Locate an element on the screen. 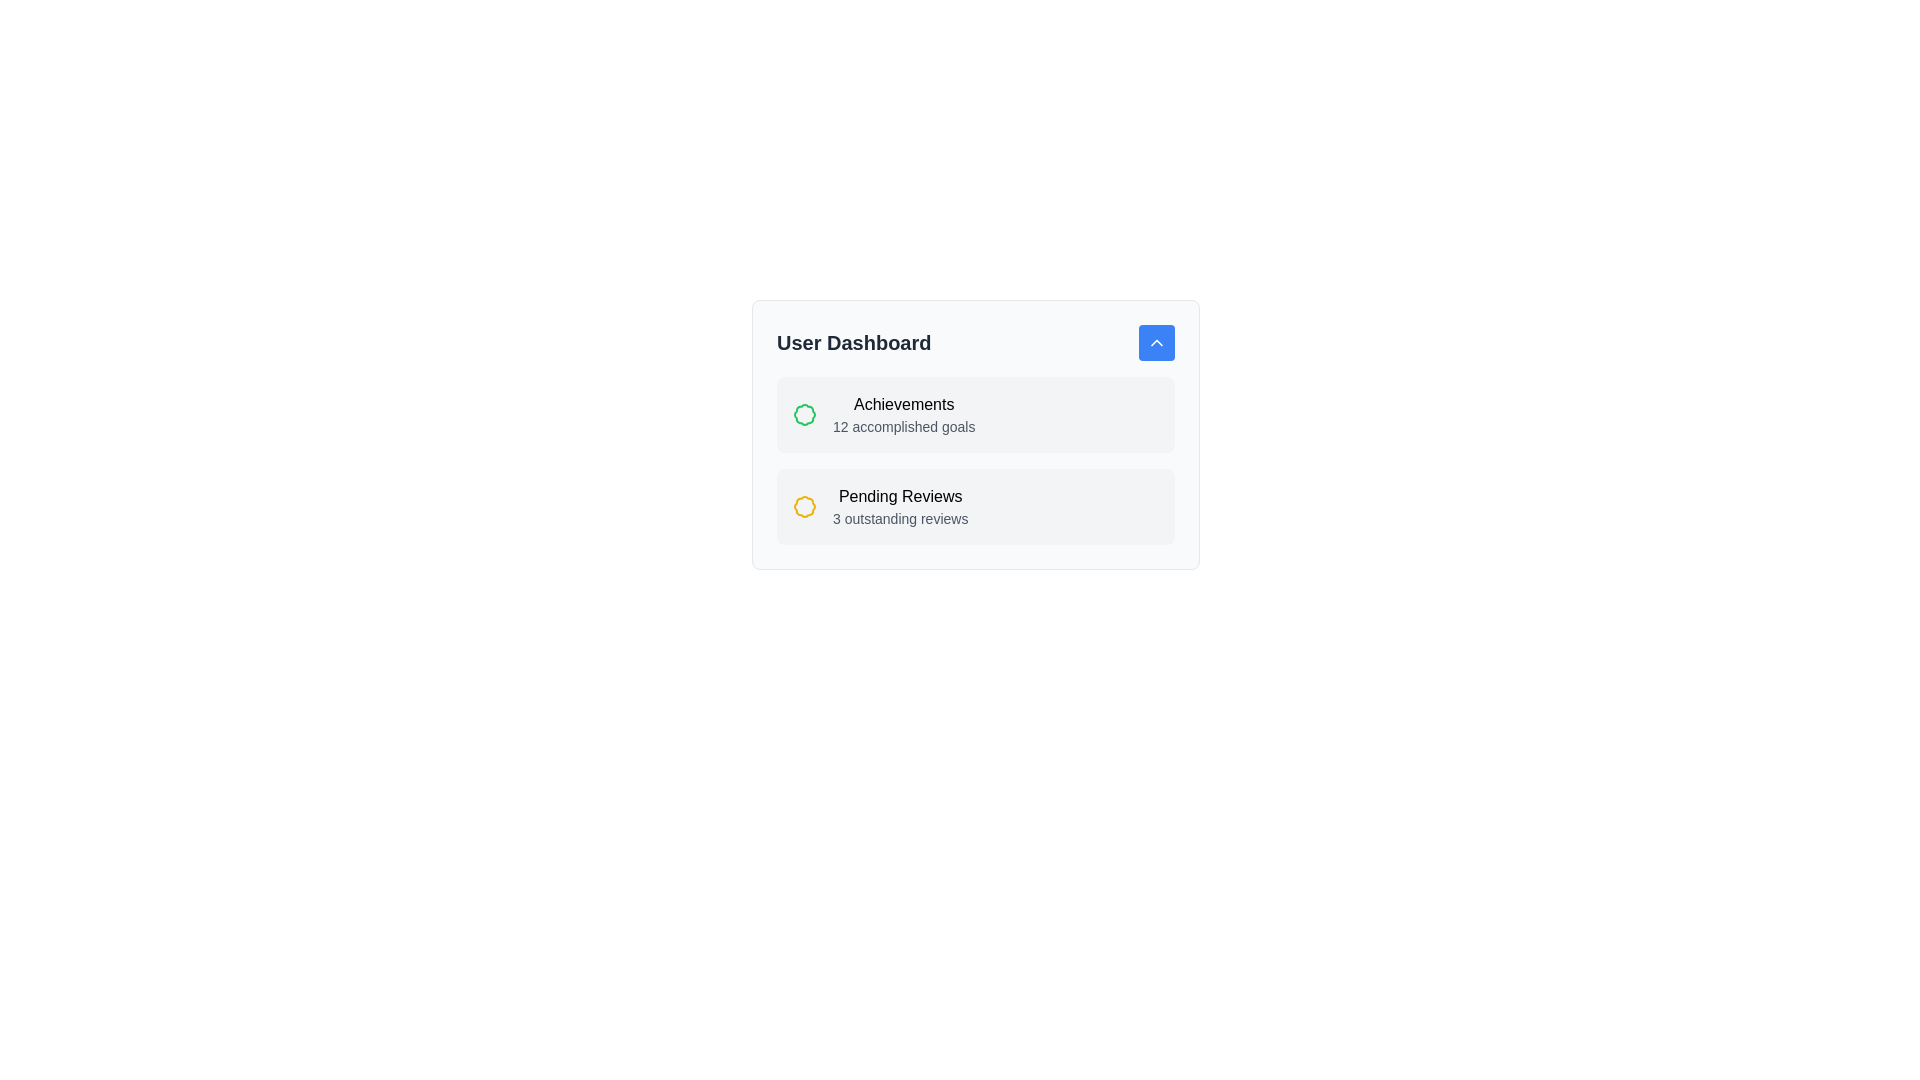 This screenshot has height=1080, width=1920. the Informational panel located in the center of the User Dashboard, which displays progress-related reports such as achievements and pending reviews is located at coordinates (975, 434).